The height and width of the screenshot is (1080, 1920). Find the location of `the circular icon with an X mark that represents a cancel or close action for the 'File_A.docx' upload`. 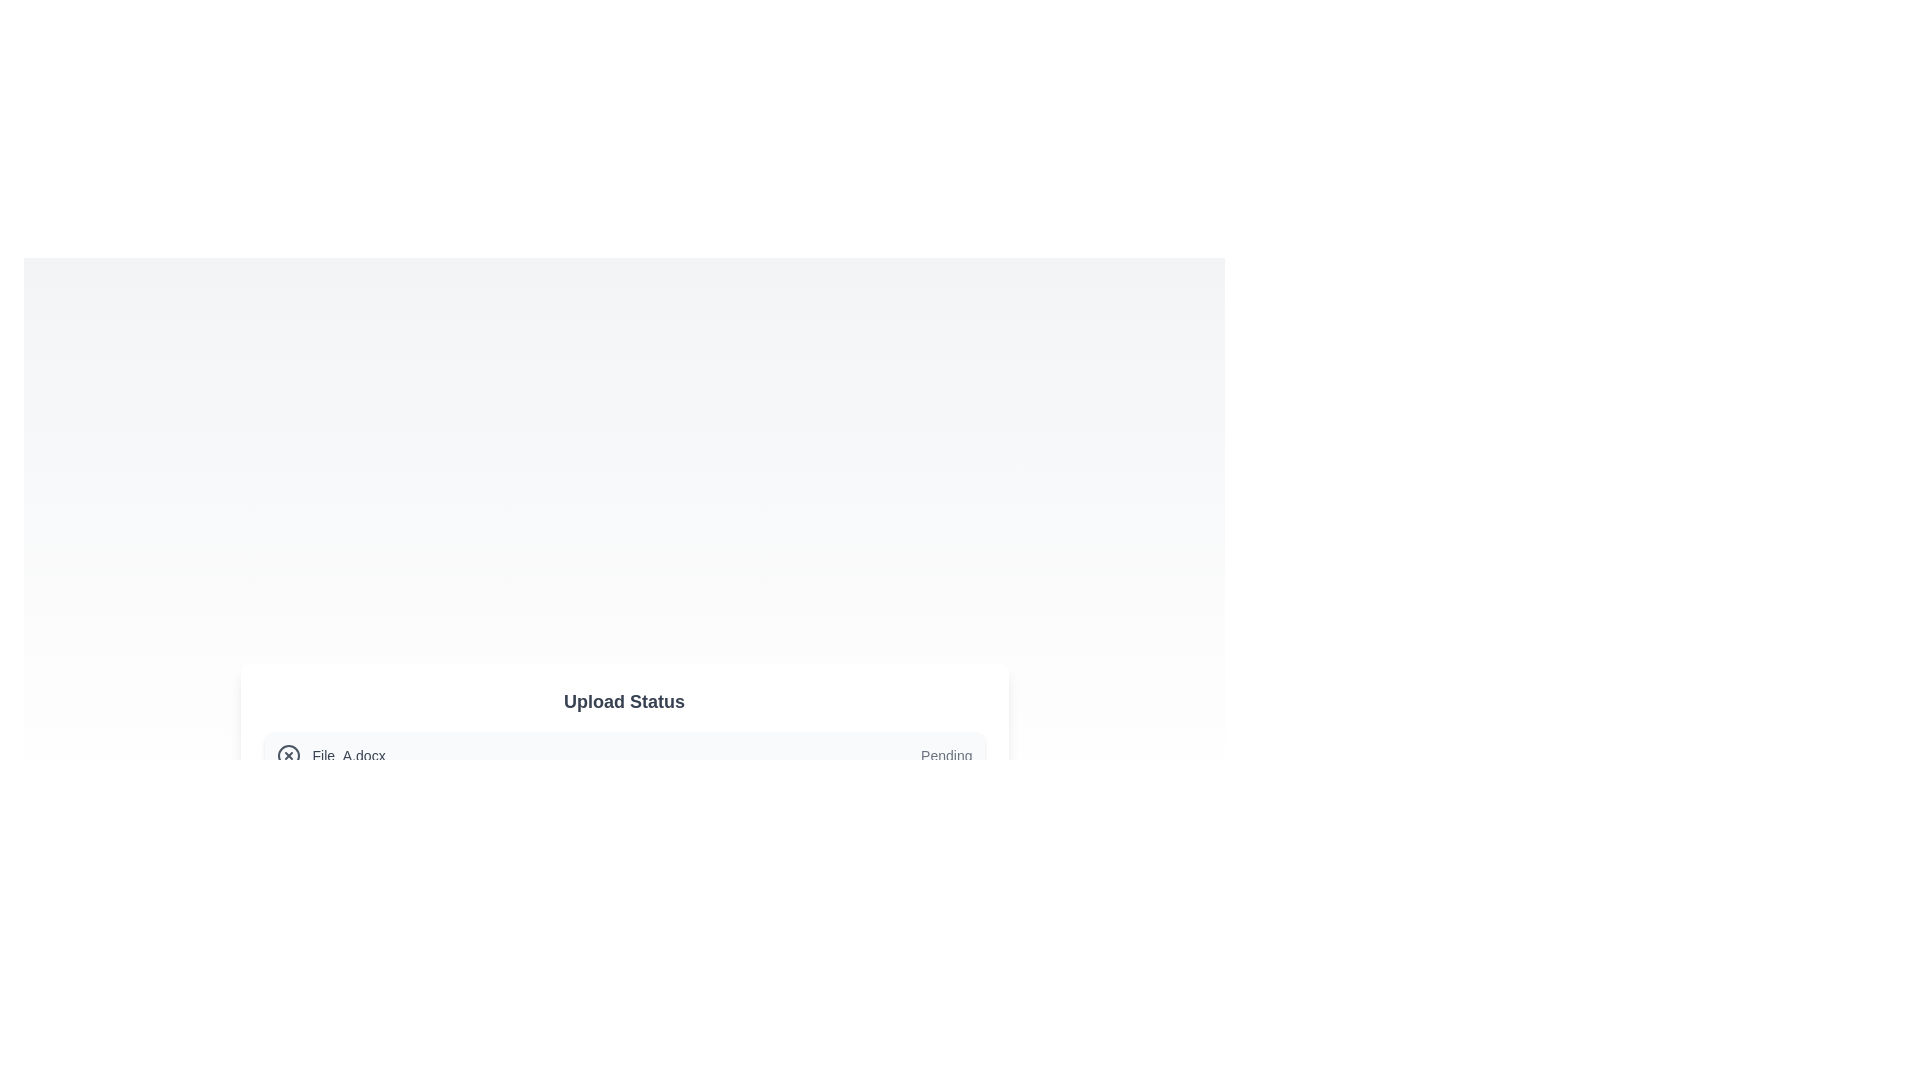

the circular icon with an X mark that represents a cancel or close action for the 'File_A.docx' upload is located at coordinates (287, 756).